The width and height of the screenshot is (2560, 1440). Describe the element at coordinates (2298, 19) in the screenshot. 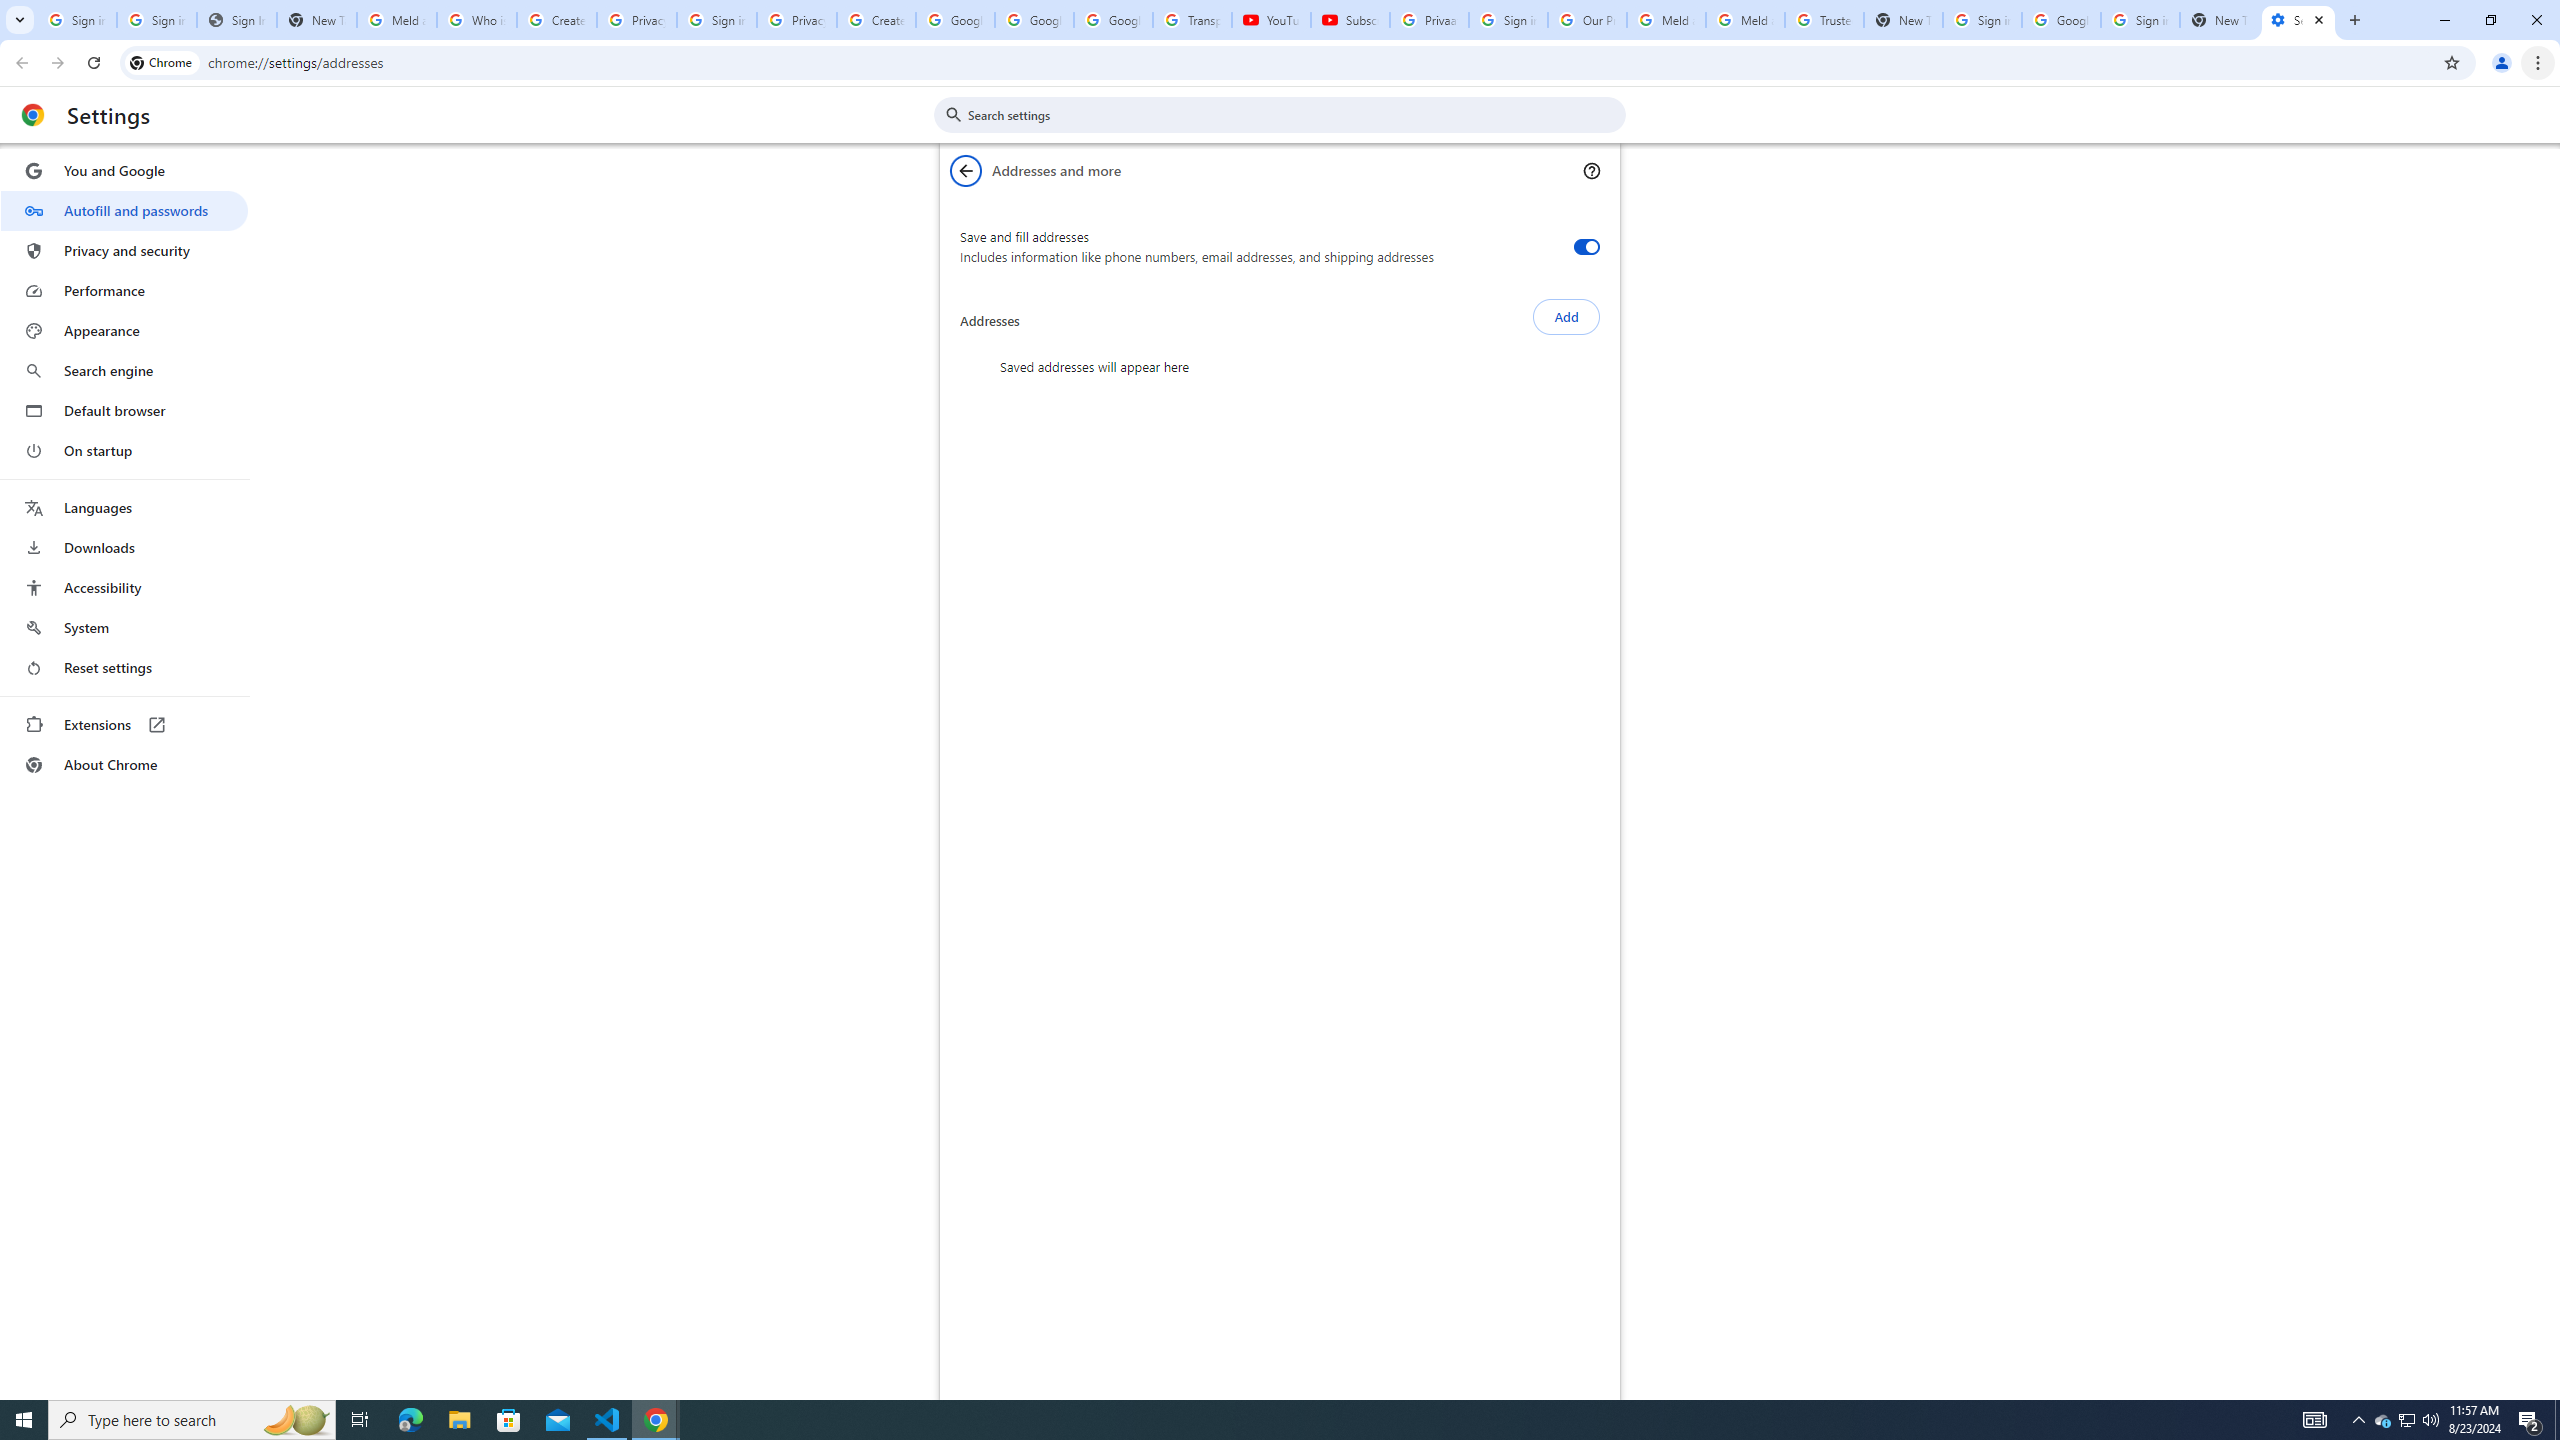

I see `'Settings - Addresses and more'` at that location.